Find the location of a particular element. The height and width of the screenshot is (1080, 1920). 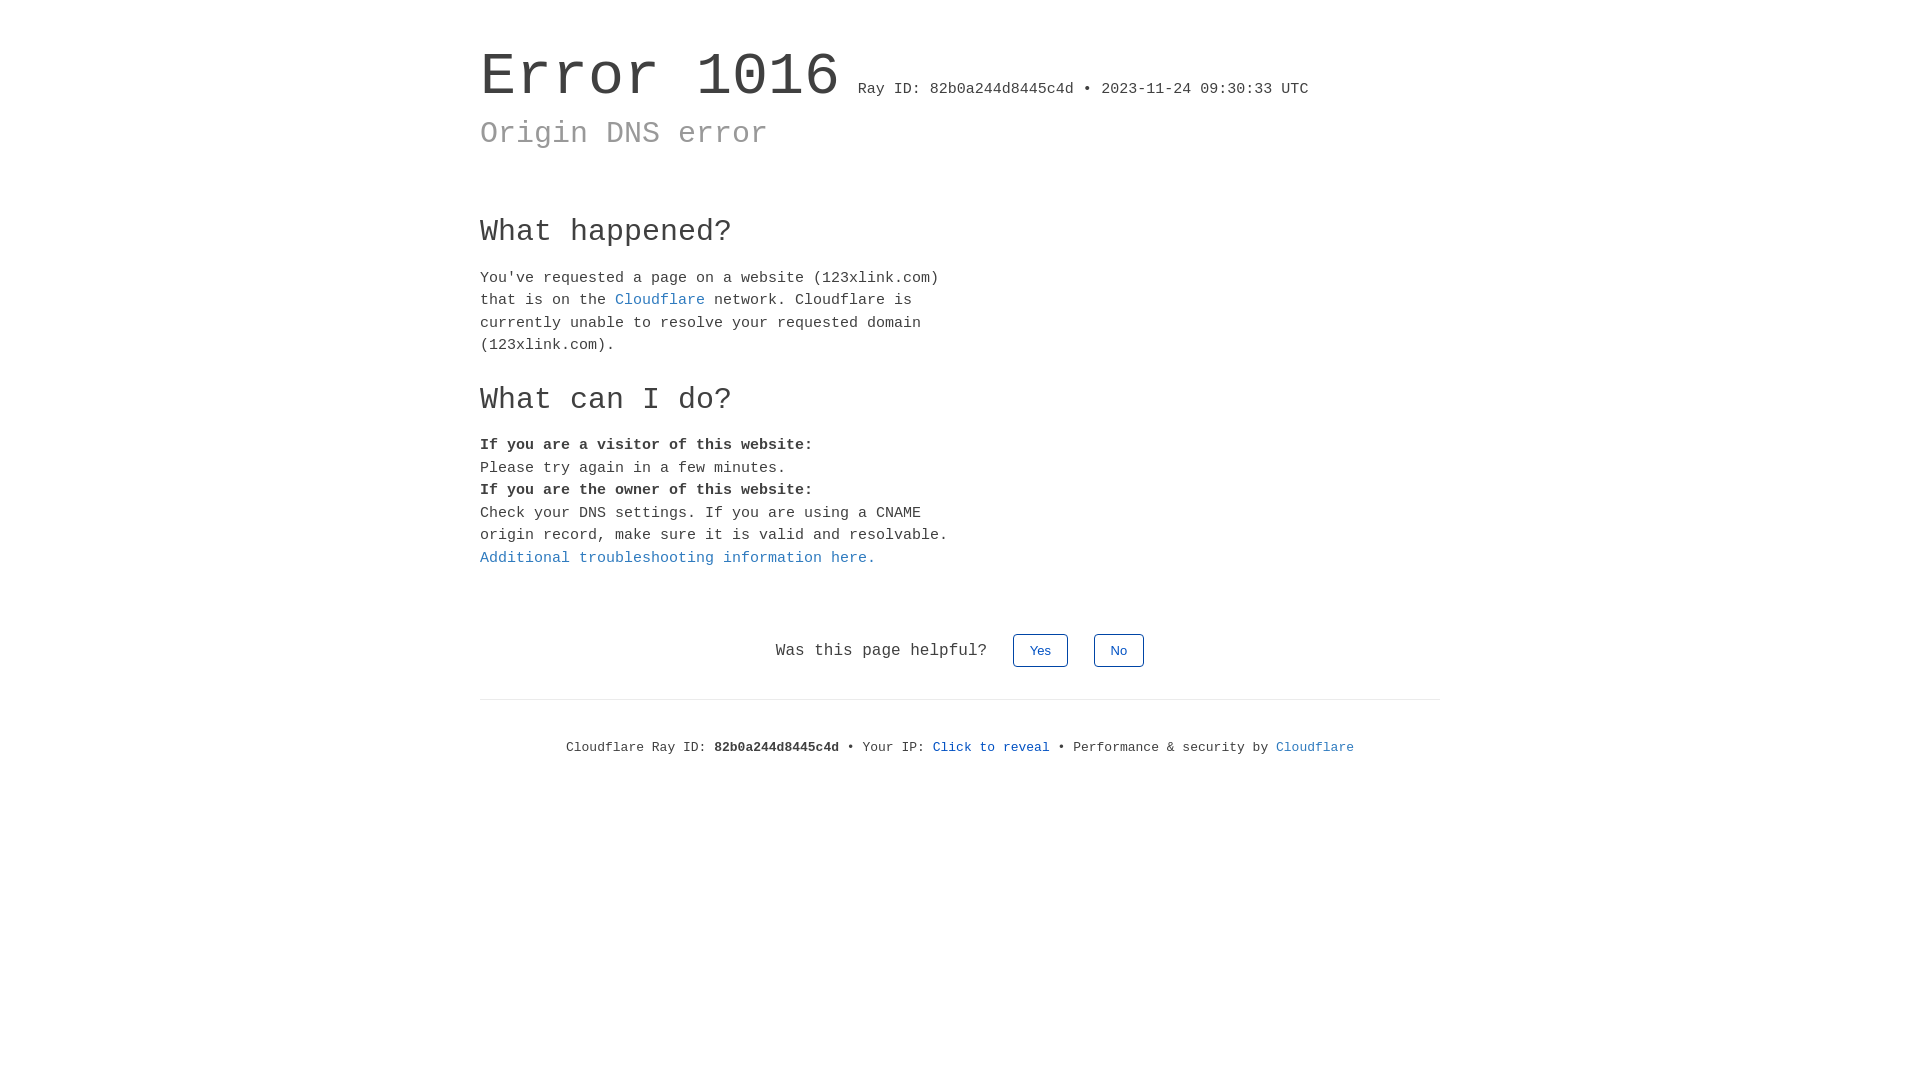

'Yes' is located at coordinates (1040, 650).